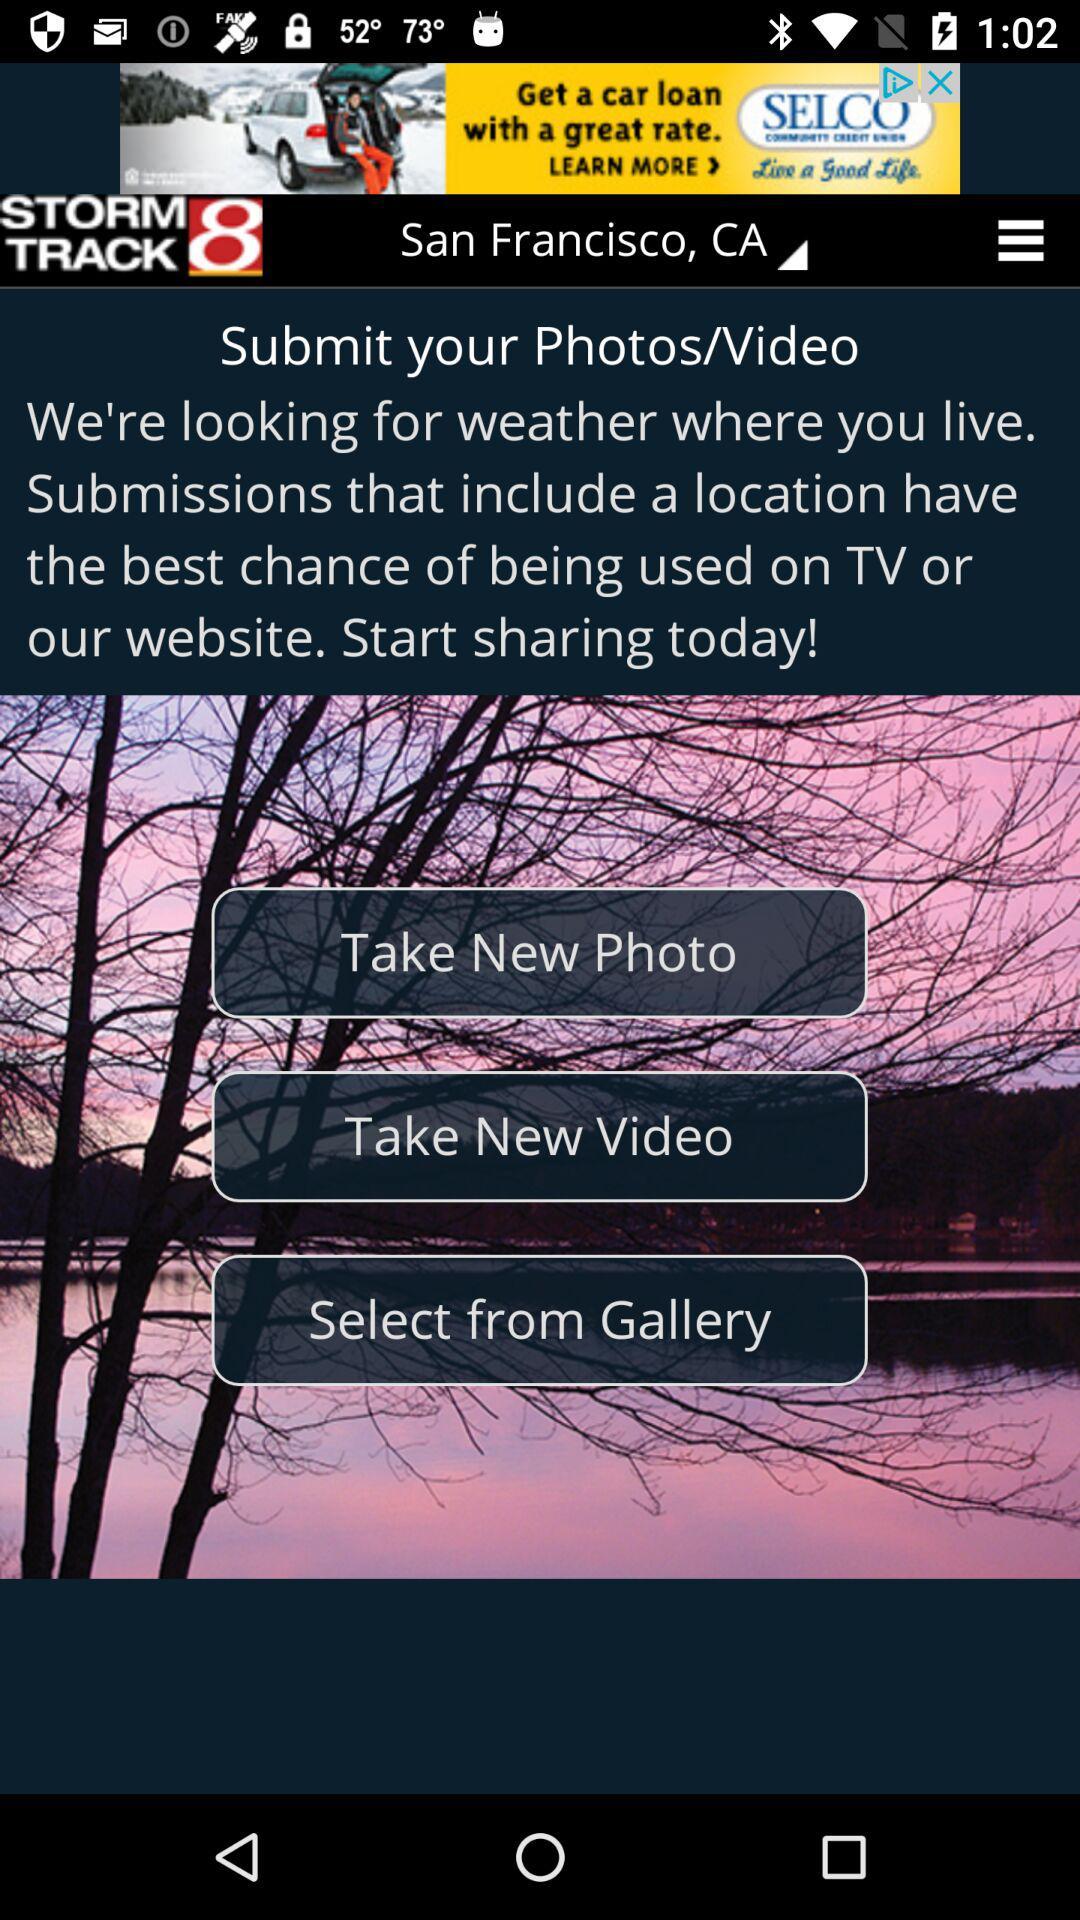 The image size is (1080, 1920). I want to click on the icon next to san francisco, ca icon, so click(131, 240).